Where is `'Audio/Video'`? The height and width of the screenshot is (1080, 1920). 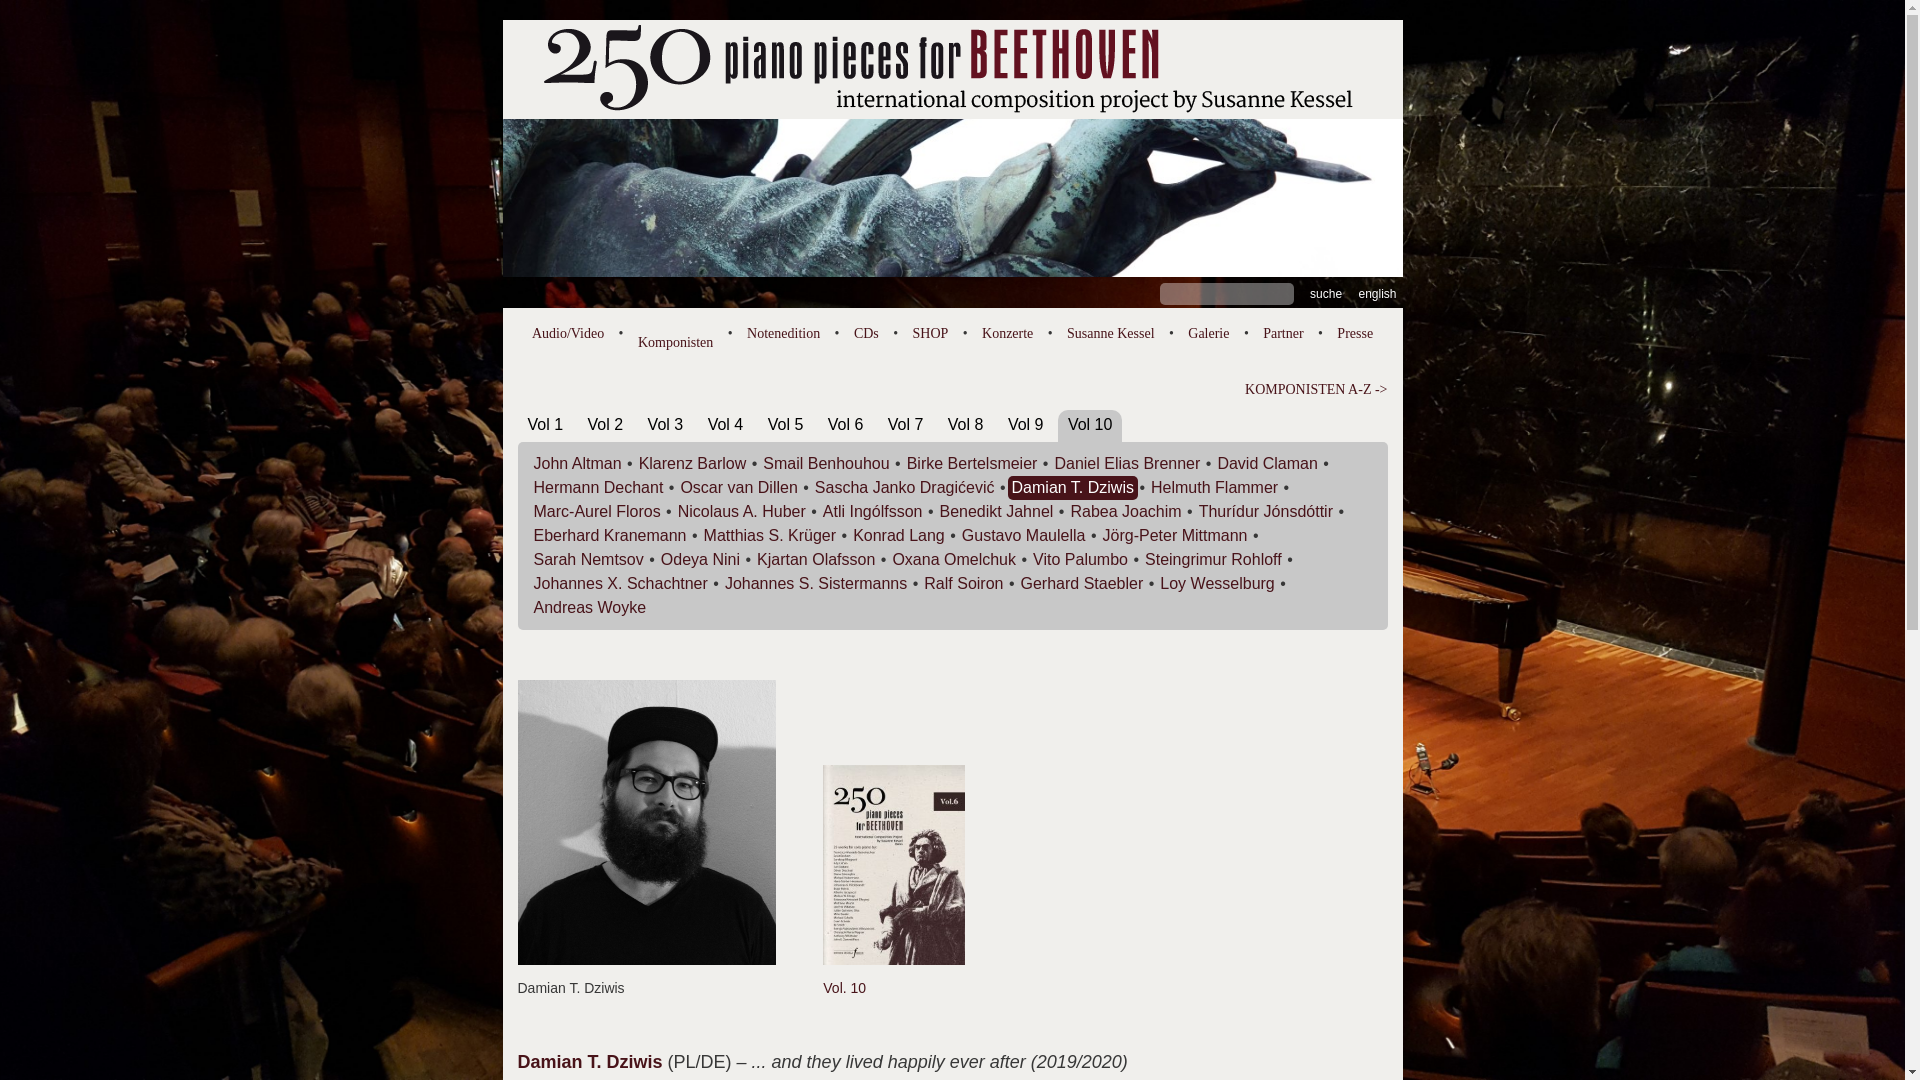
'Audio/Video' is located at coordinates (566, 332).